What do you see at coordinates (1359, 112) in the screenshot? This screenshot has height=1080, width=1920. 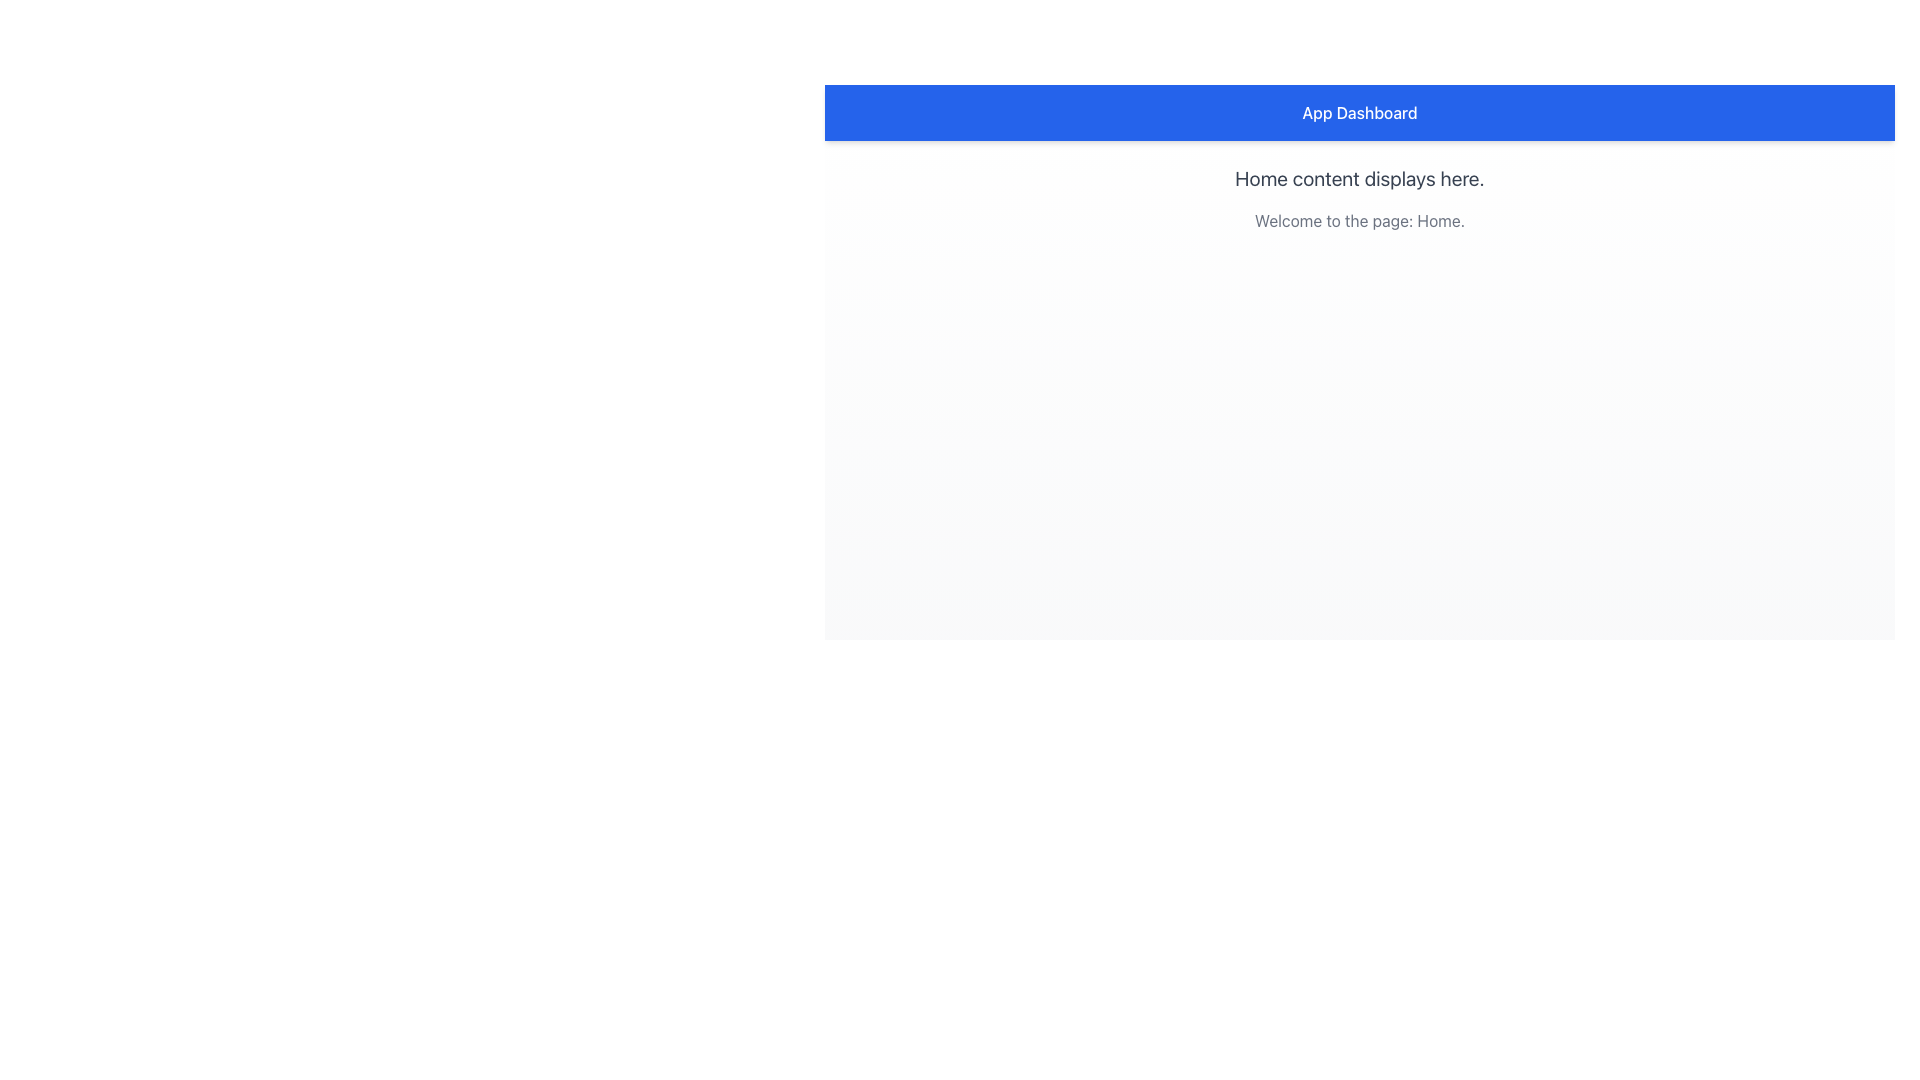 I see `title of the Header element indicating the user is on the 'App Dashboard' page, located at the top of the interface` at bounding box center [1359, 112].